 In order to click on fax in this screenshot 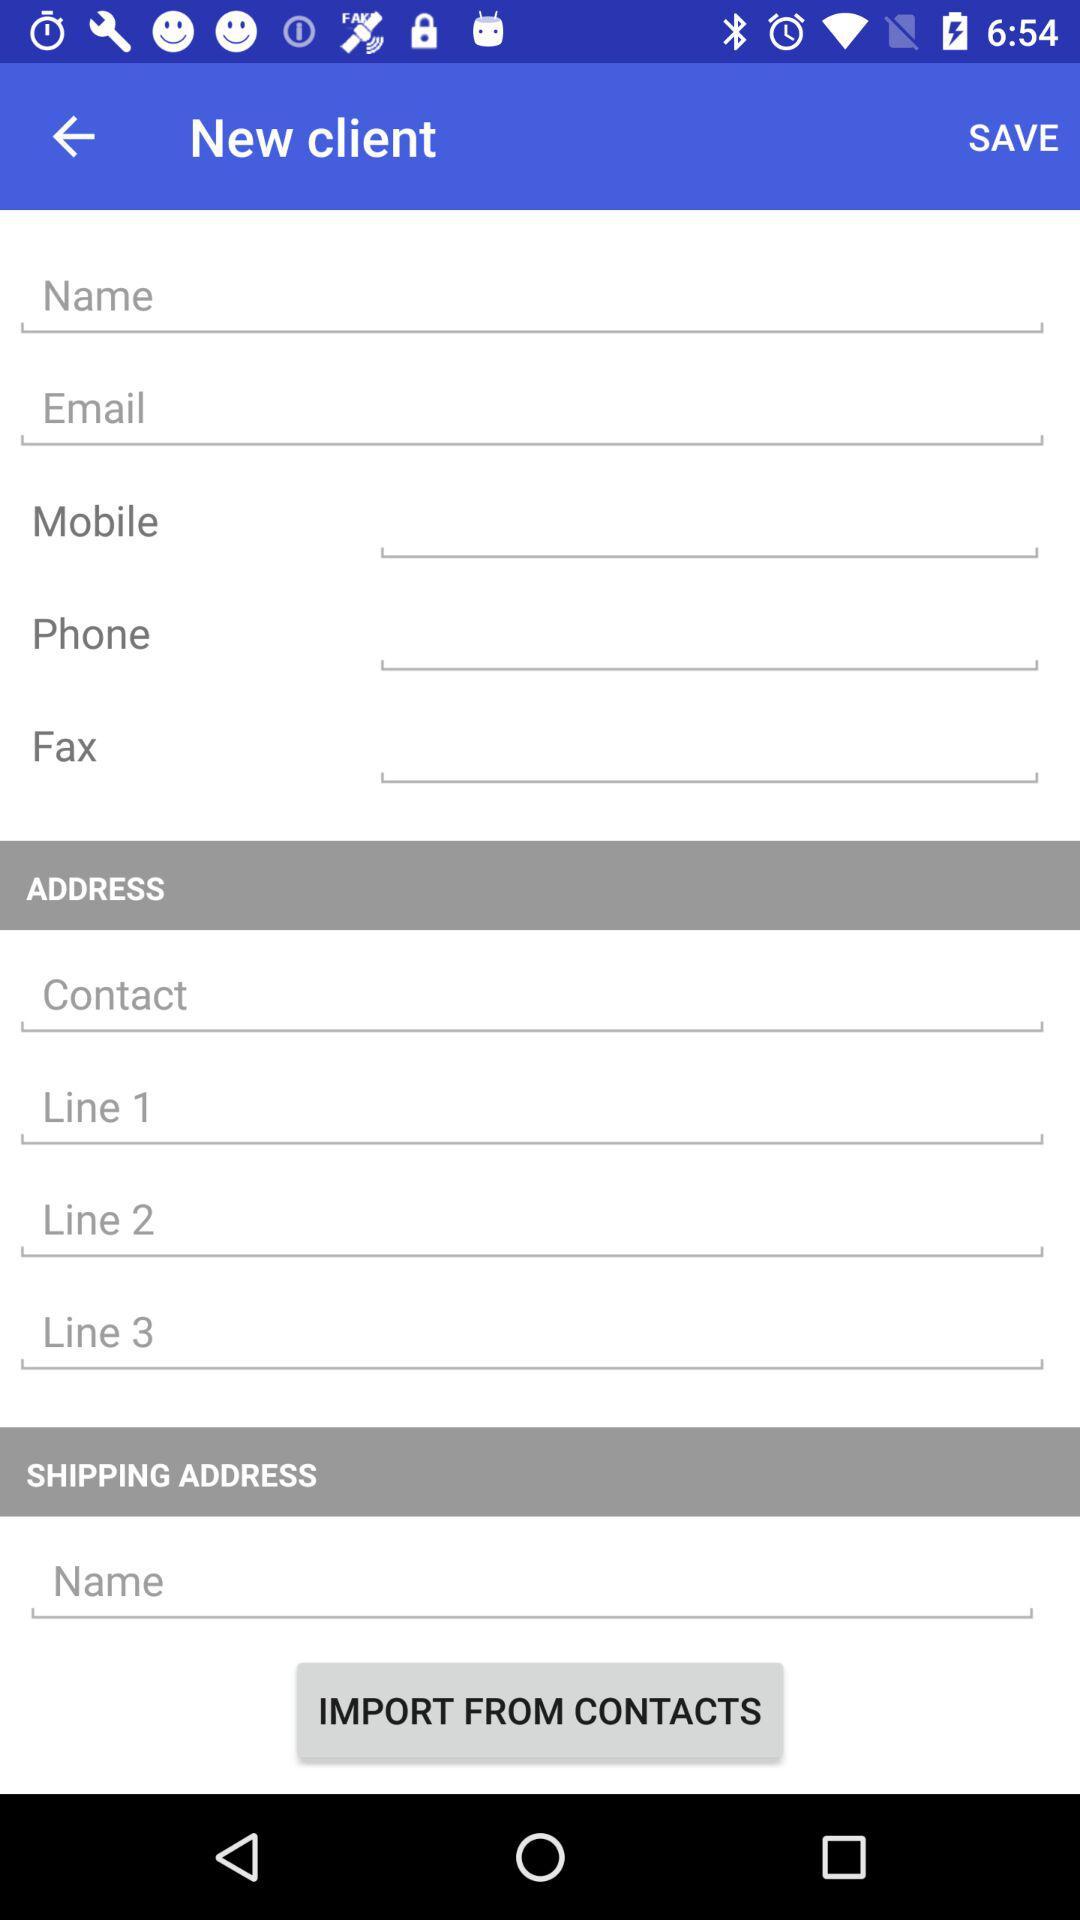, I will do `click(708, 744)`.